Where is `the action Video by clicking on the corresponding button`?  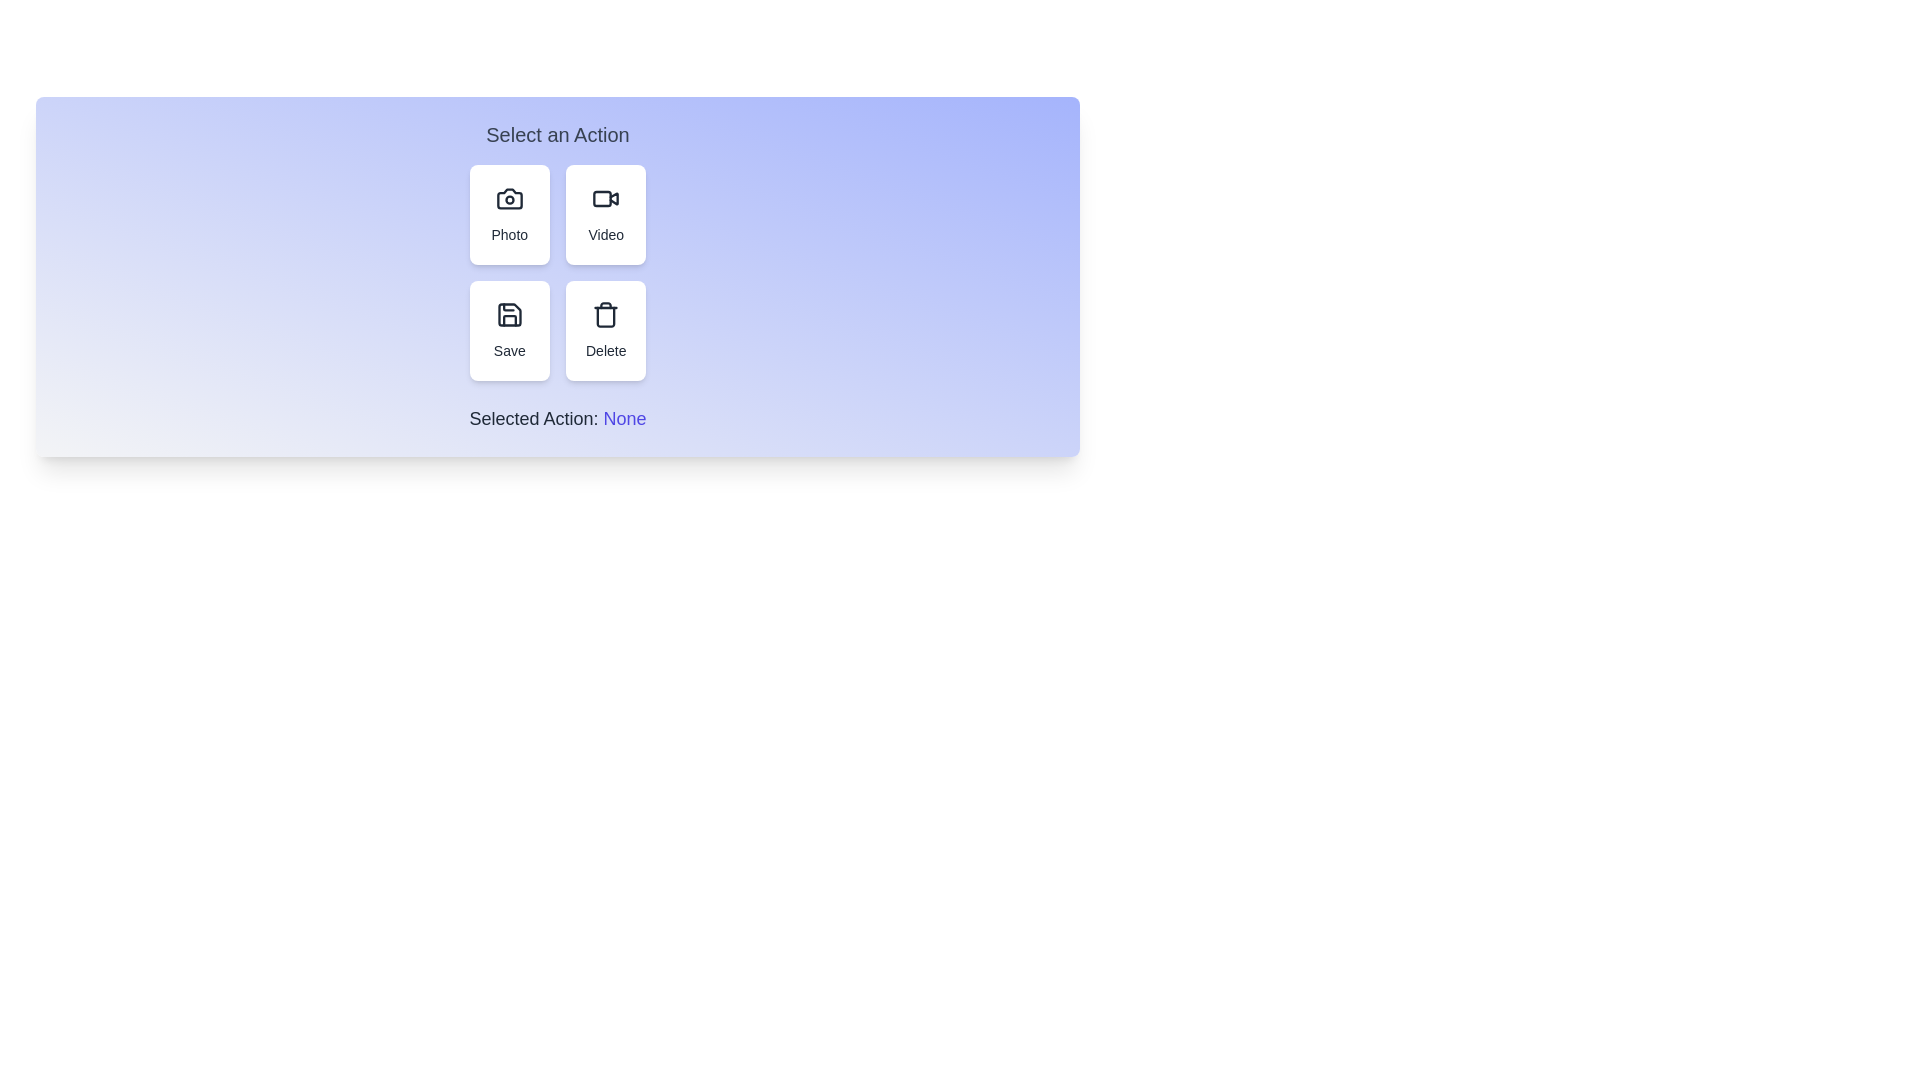
the action Video by clicking on the corresponding button is located at coordinates (605, 215).